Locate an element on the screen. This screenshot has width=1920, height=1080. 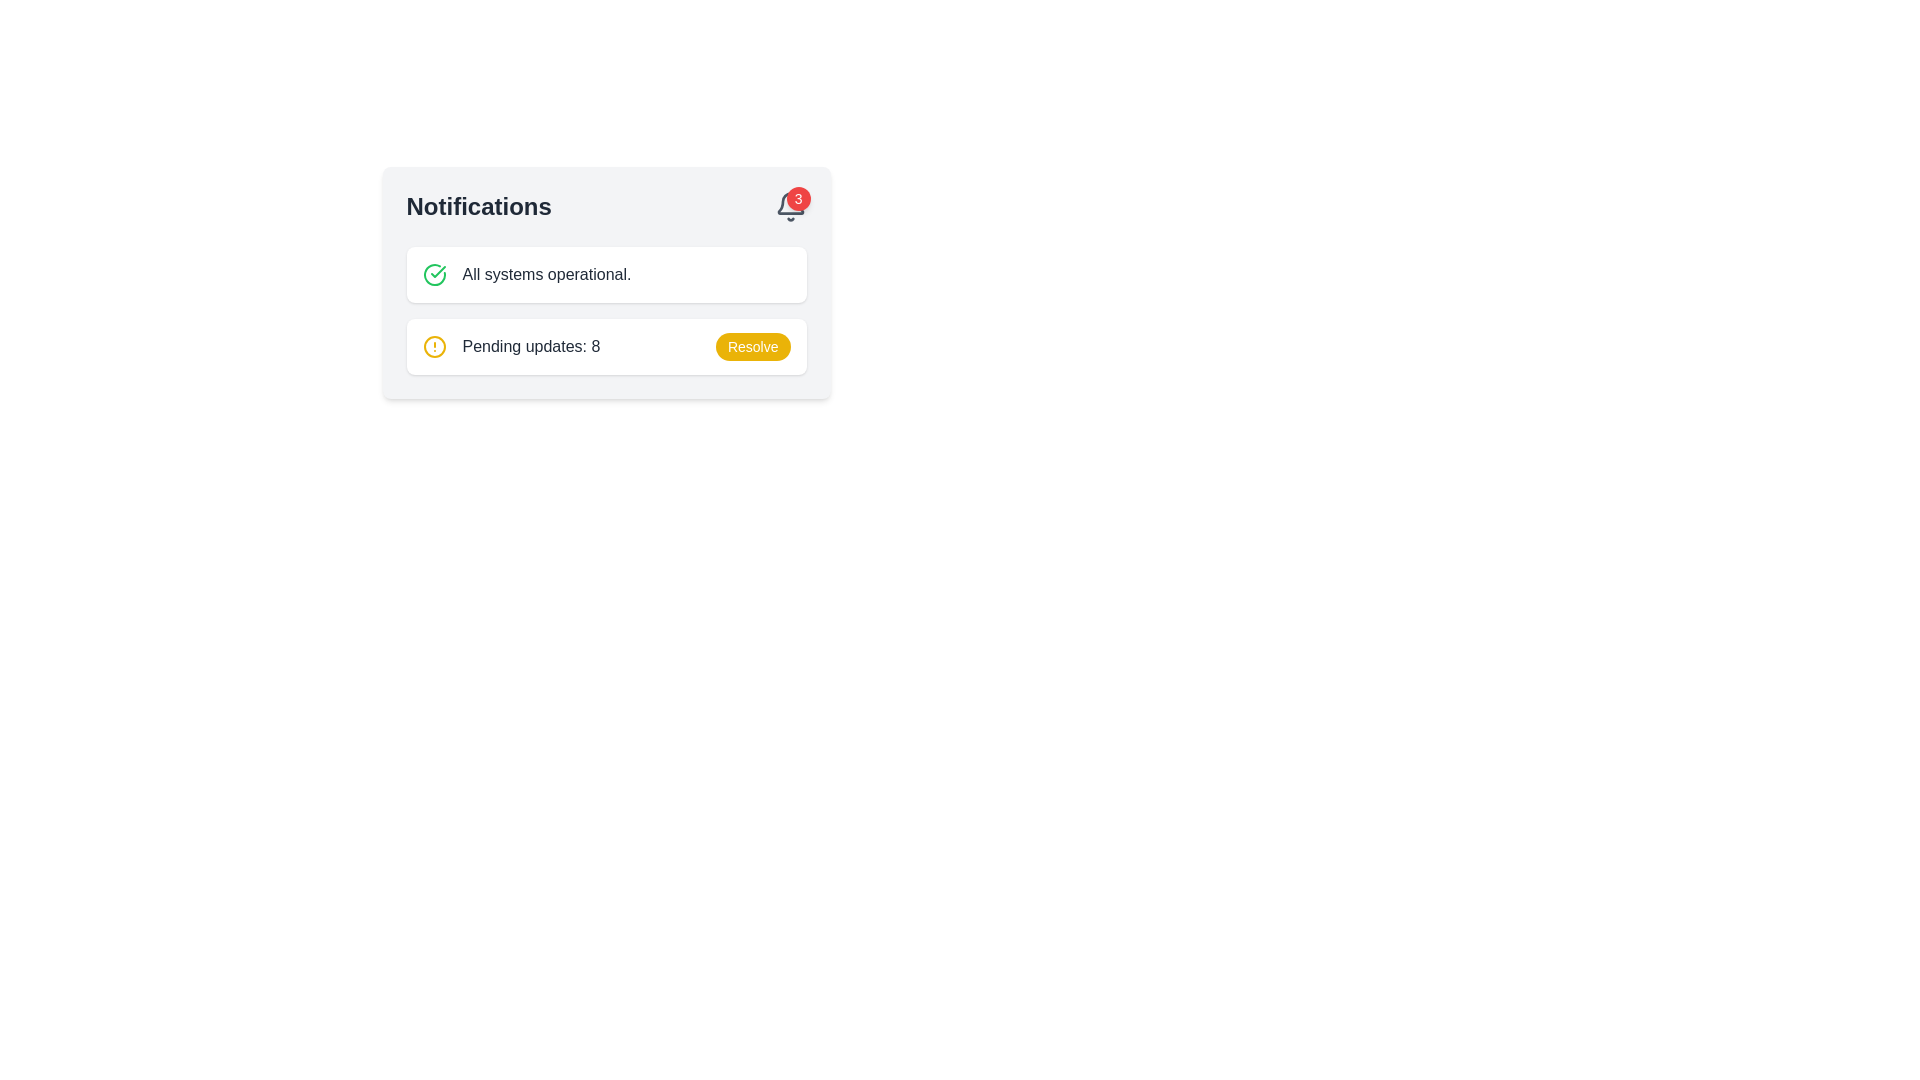
the text display that informs the user about pending updates, positioned centrally in the second notification bar below the header 'Notifications.' is located at coordinates (531, 346).